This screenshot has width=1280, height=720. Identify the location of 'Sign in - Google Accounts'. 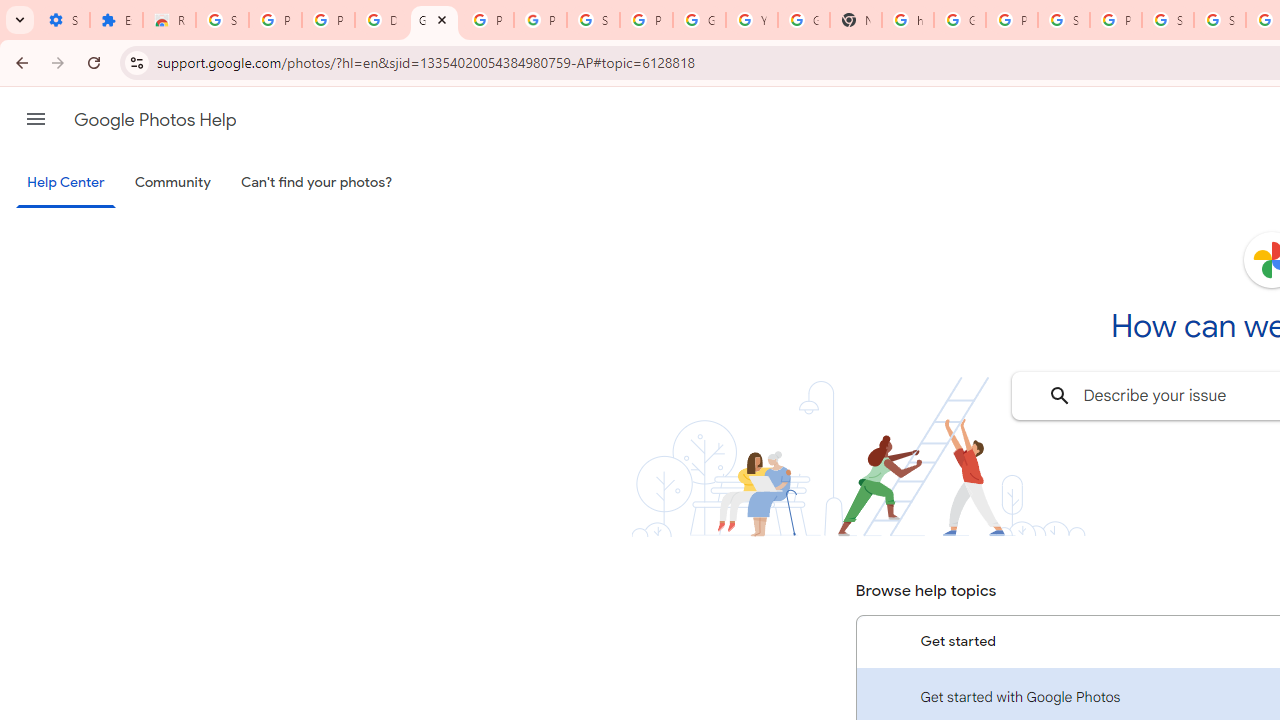
(1168, 20).